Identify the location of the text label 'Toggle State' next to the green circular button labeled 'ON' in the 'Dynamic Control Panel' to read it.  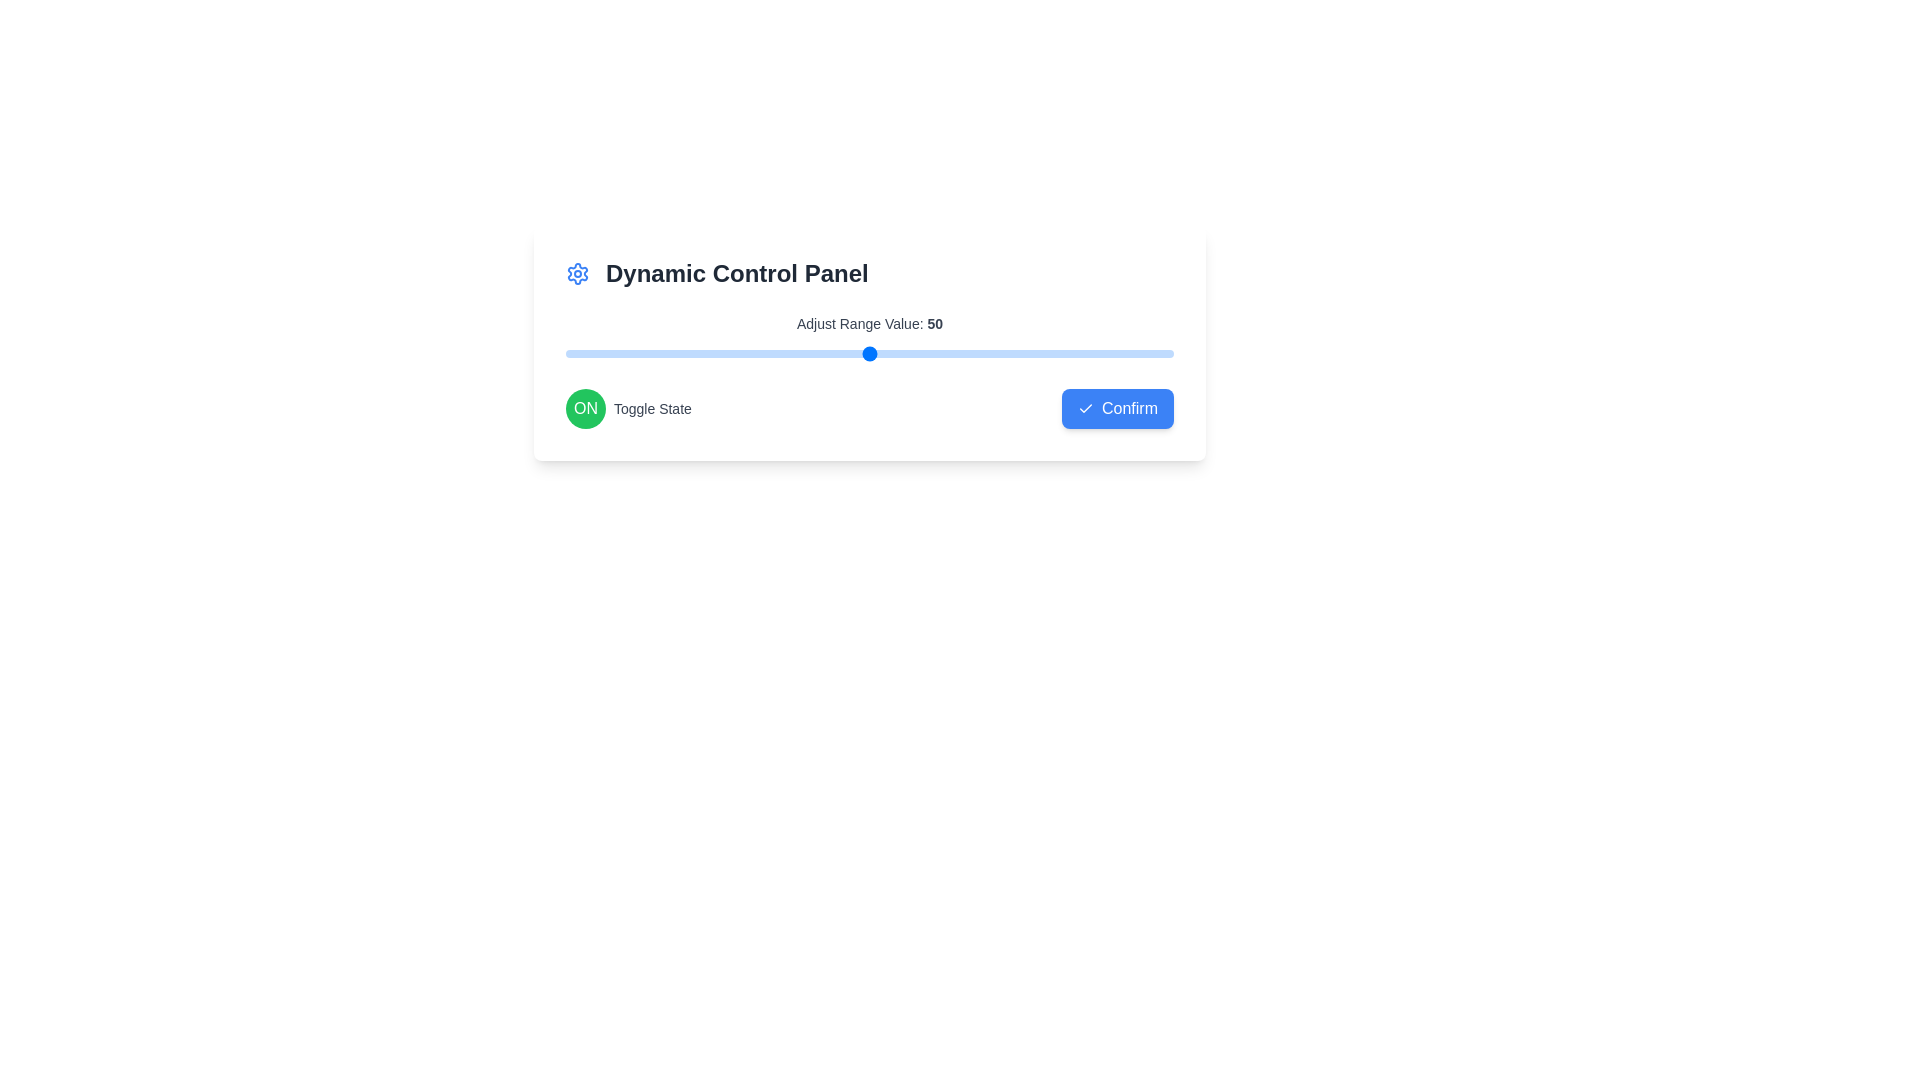
(627, 407).